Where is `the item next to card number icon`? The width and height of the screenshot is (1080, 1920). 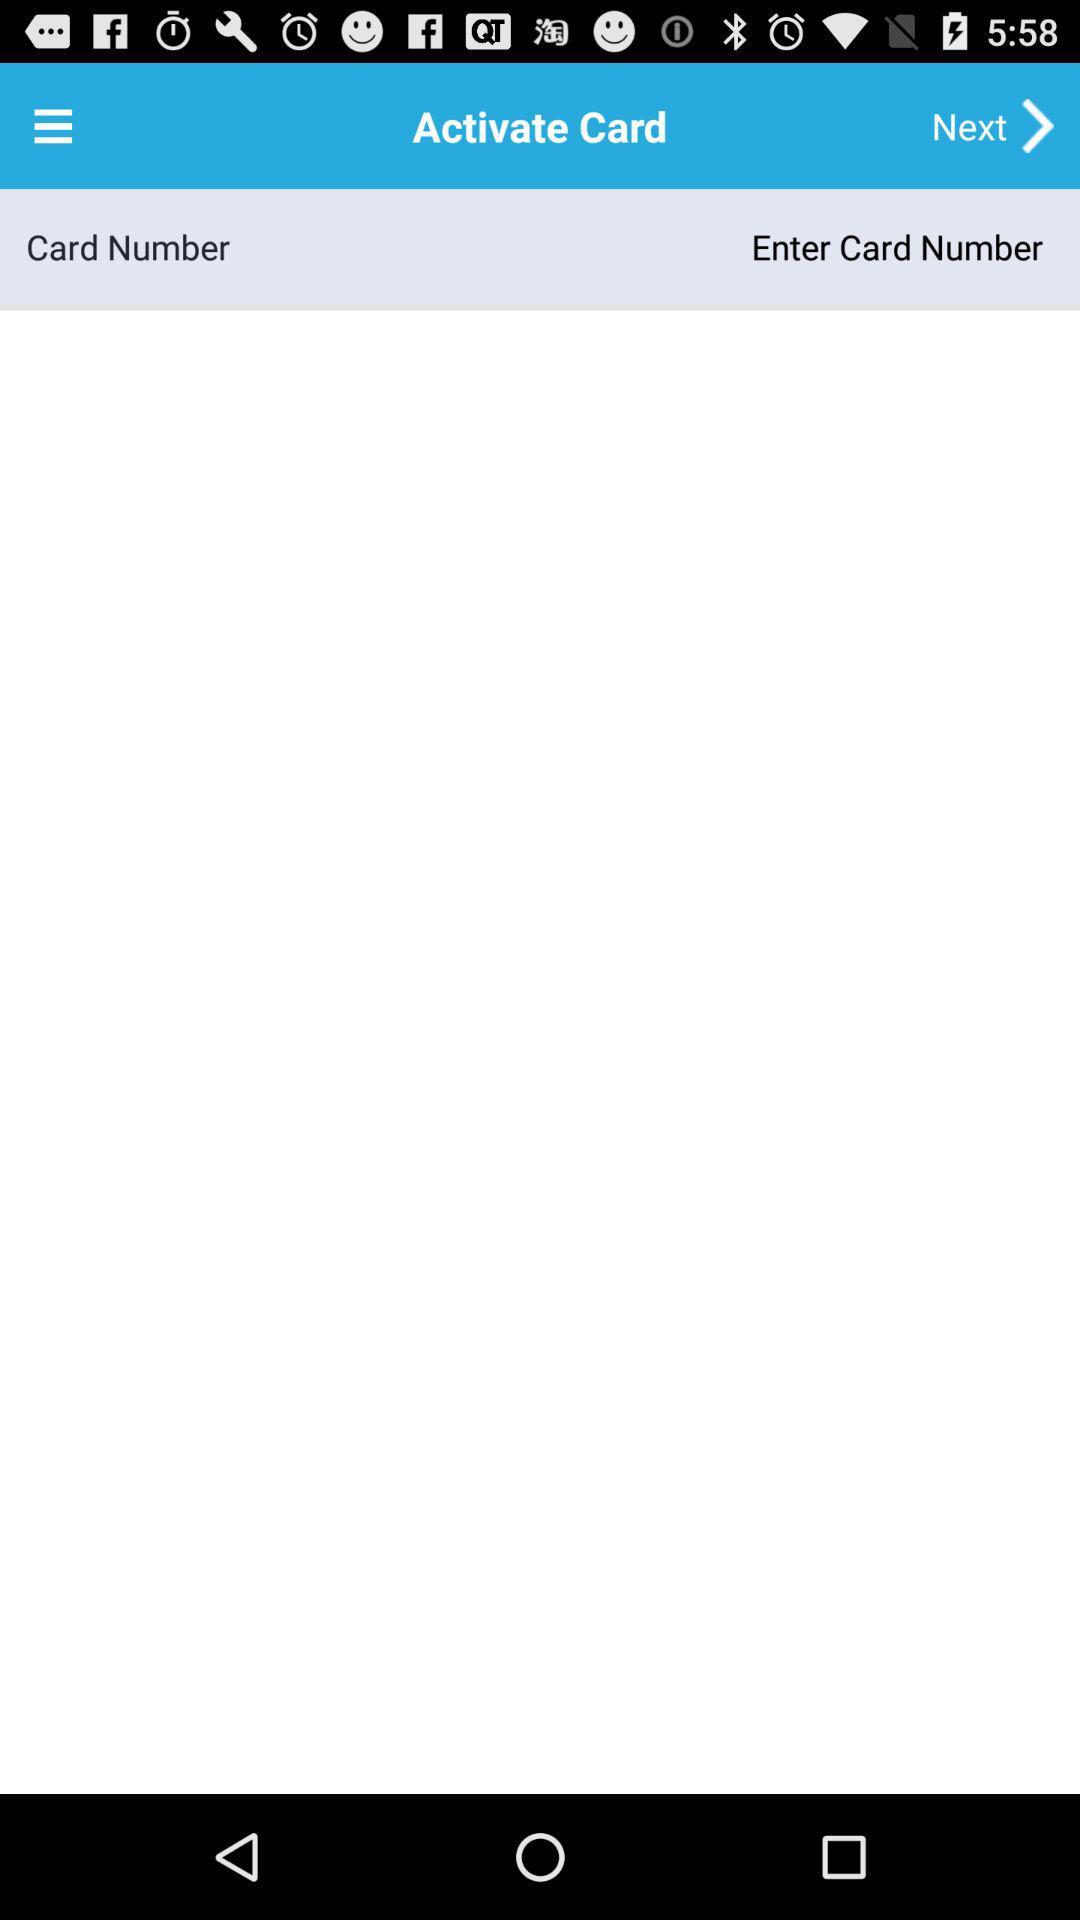 the item next to card number icon is located at coordinates (641, 245).